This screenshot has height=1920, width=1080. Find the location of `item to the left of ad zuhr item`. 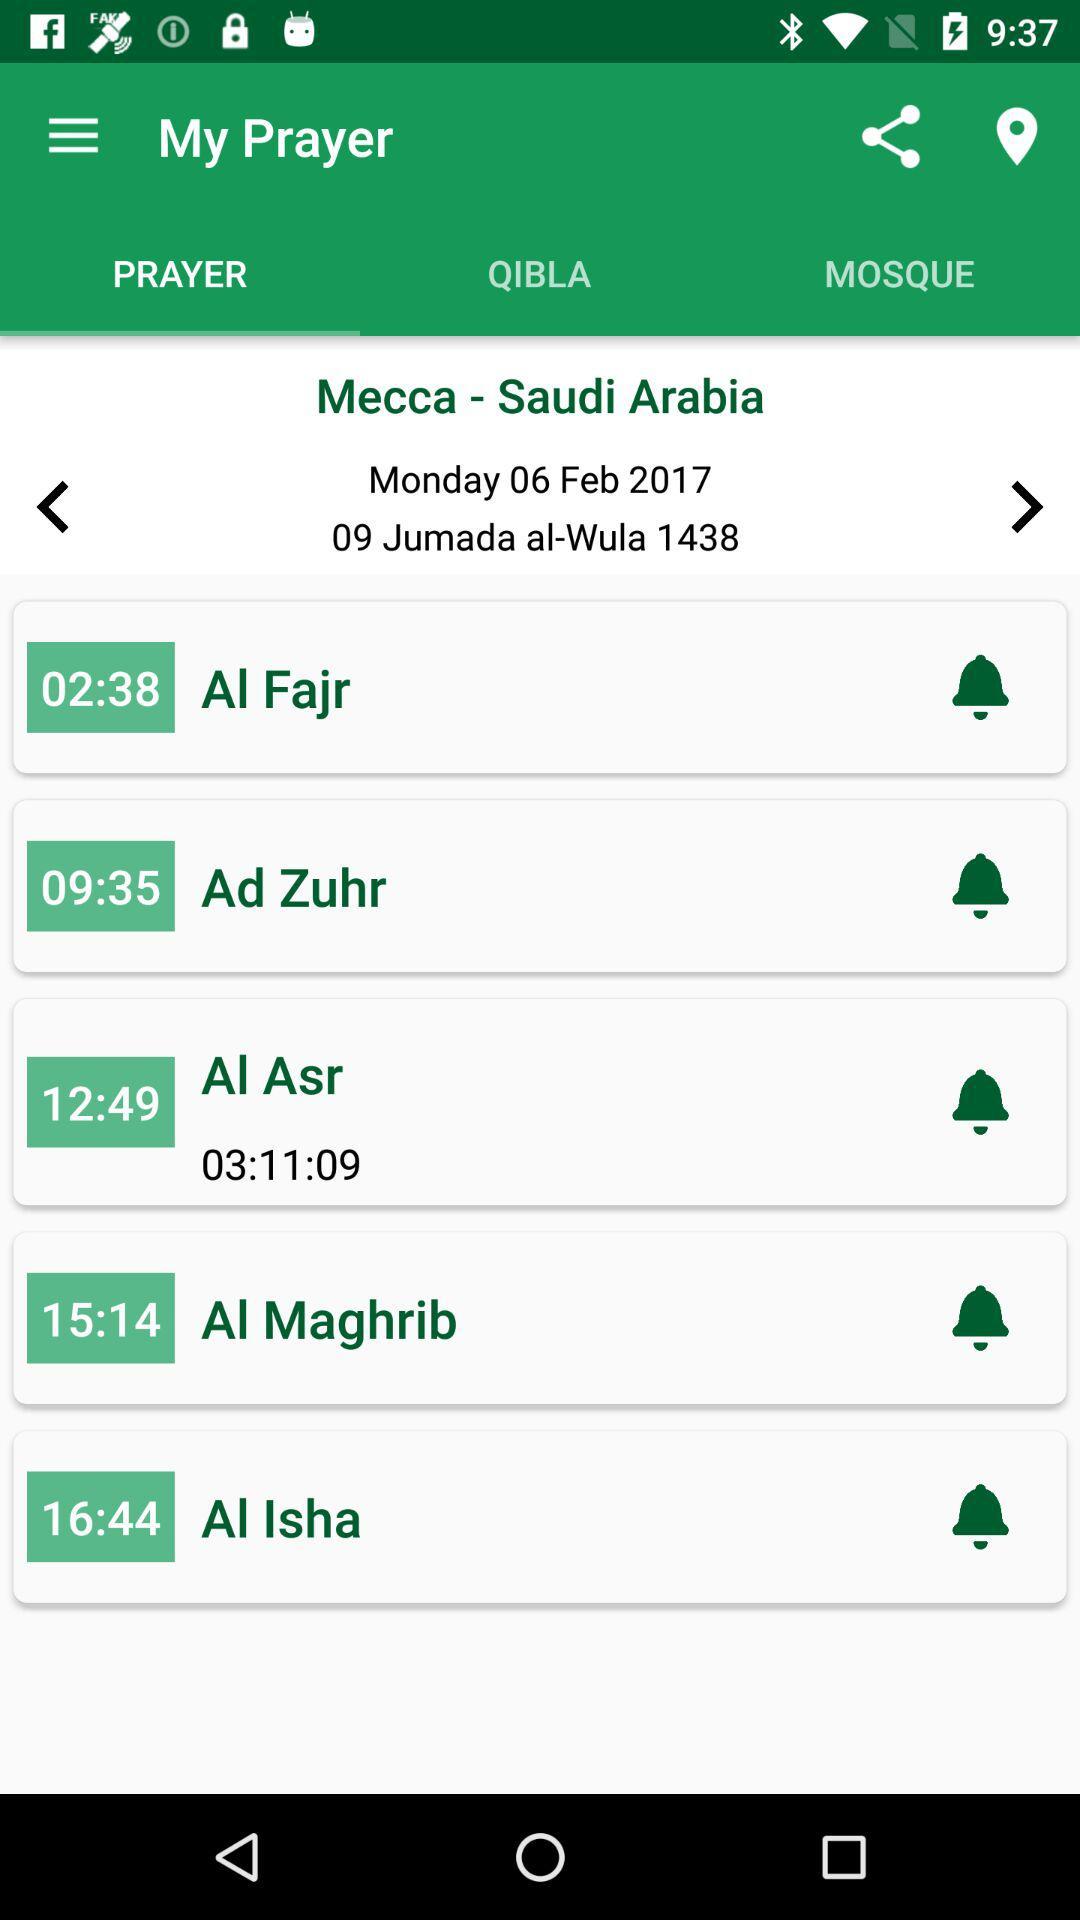

item to the left of ad zuhr item is located at coordinates (100, 885).